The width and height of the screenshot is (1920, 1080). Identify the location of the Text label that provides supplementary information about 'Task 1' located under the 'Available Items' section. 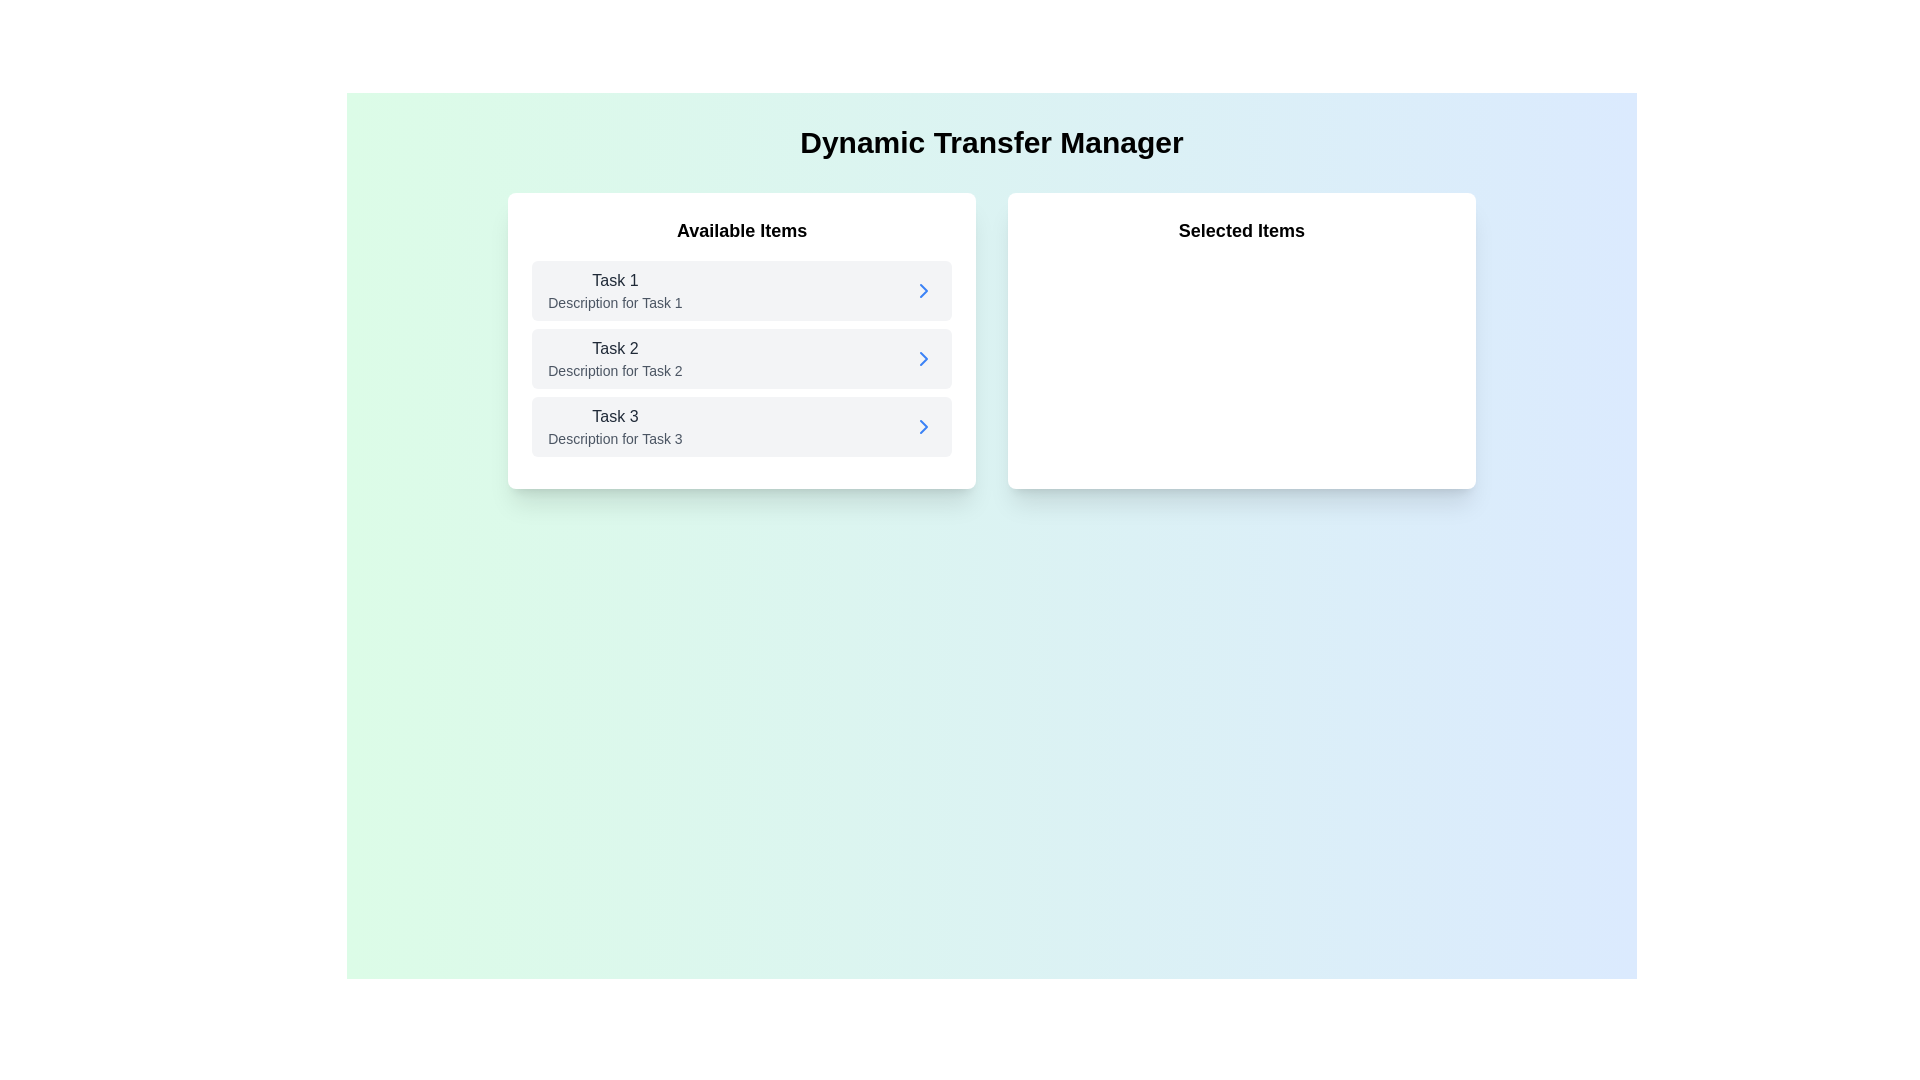
(614, 303).